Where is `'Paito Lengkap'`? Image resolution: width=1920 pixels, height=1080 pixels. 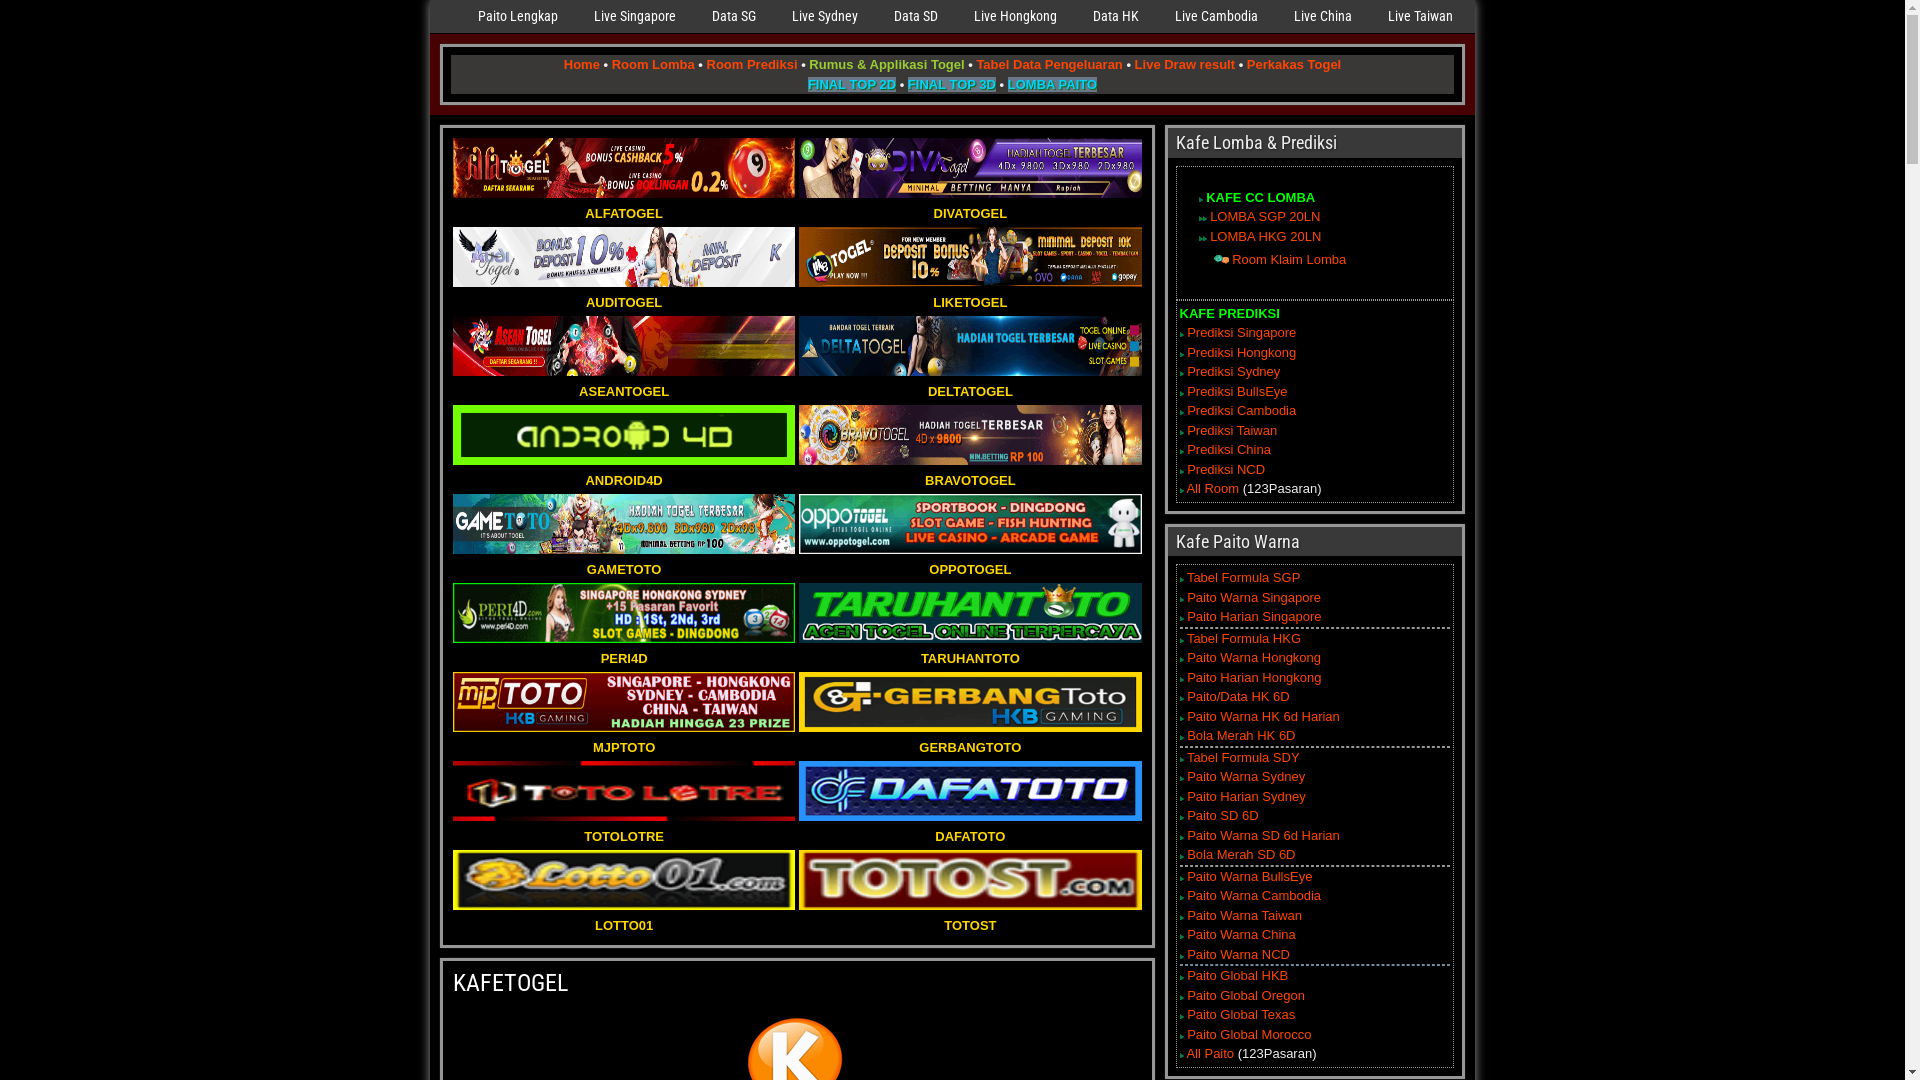 'Paito Lengkap' is located at coordinates (459, 16).